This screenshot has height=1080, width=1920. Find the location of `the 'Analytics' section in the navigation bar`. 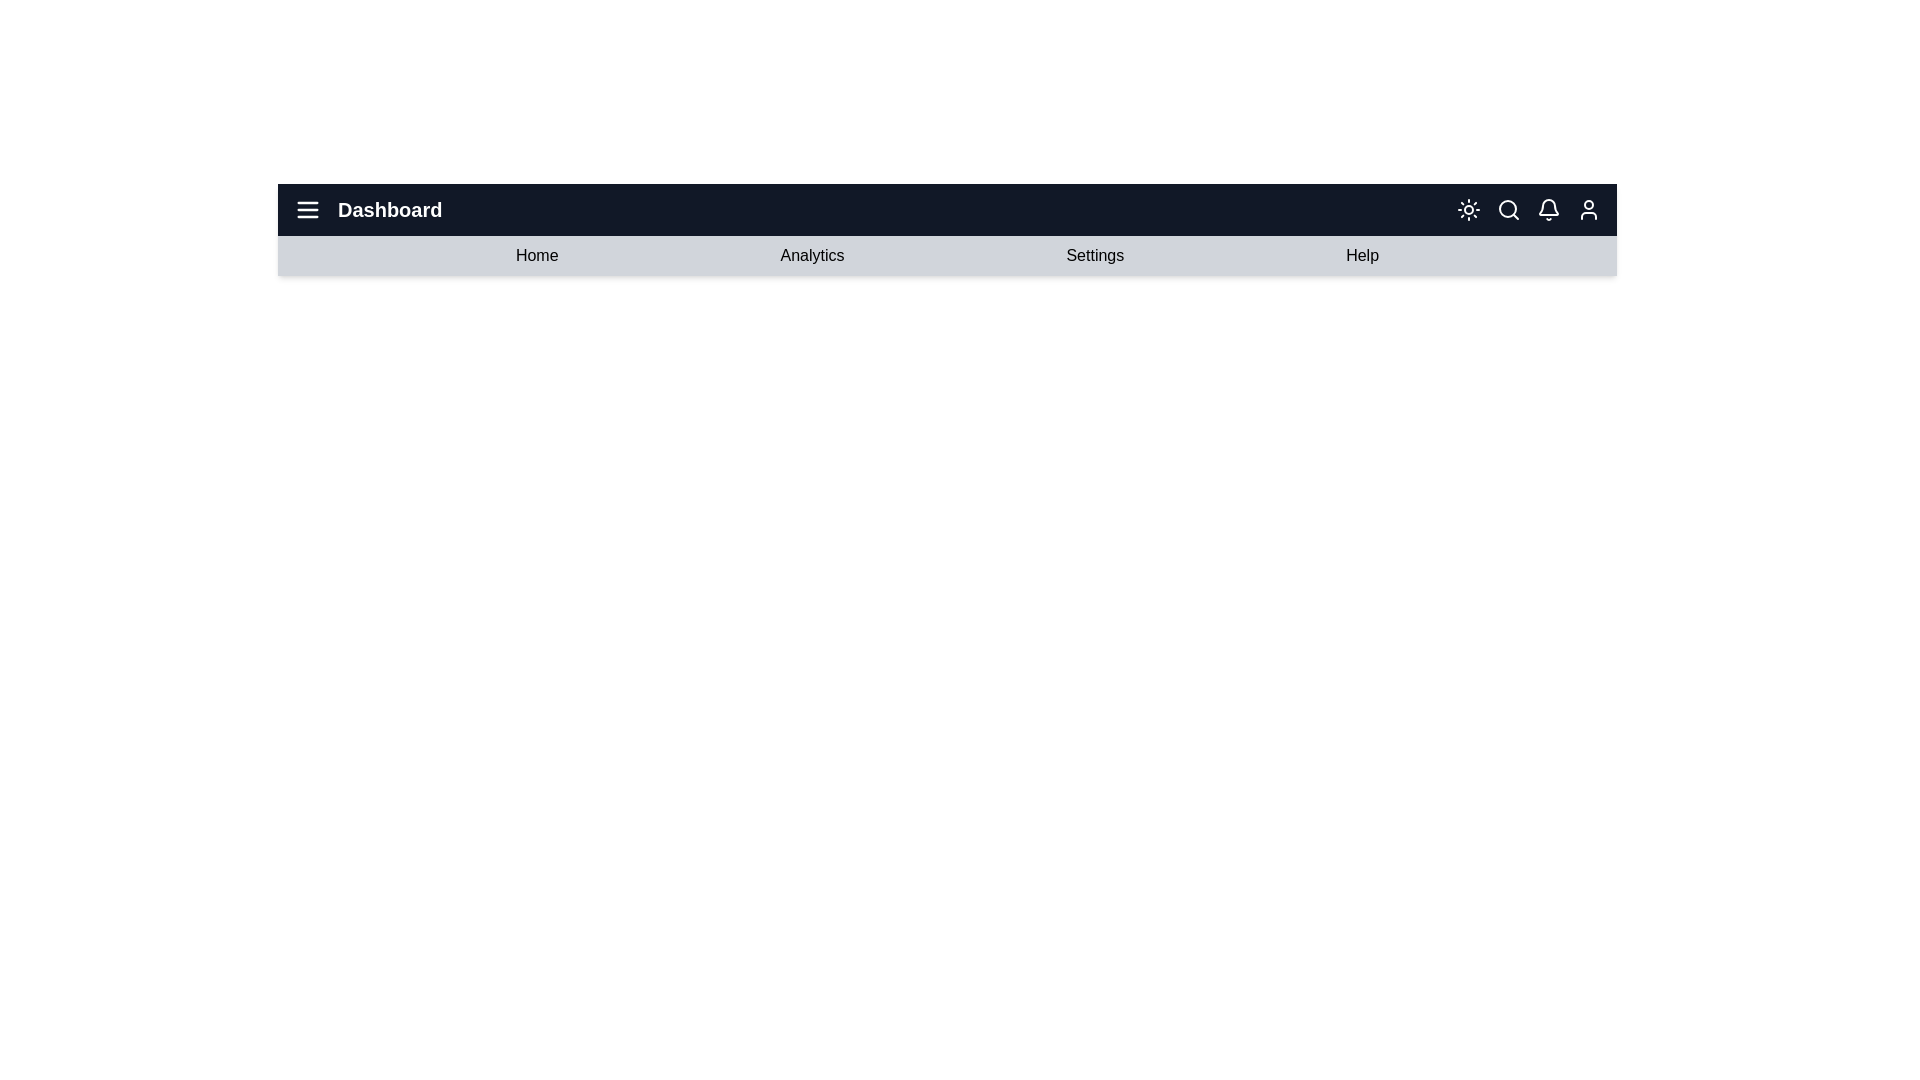

the 'Analytics' section in the navigation bar is located at coordinates (811, 254).